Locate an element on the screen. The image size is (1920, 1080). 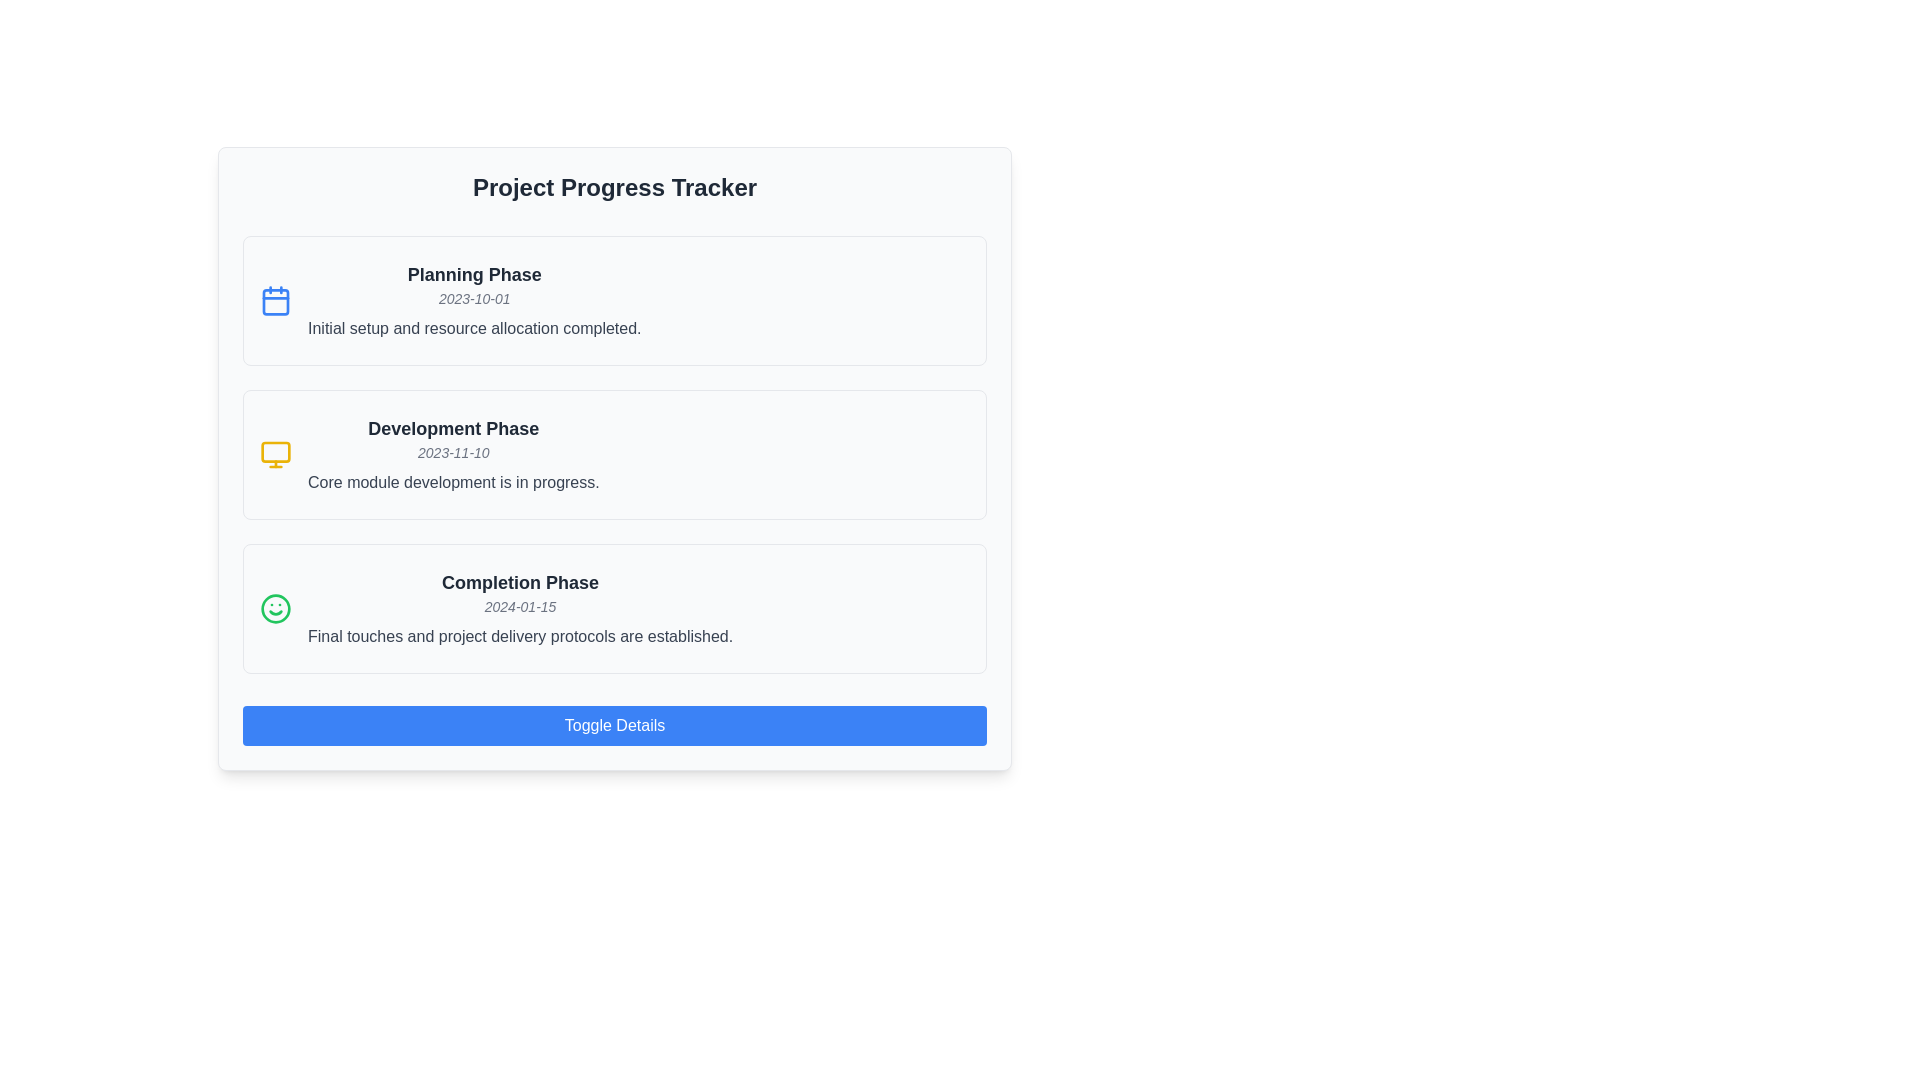
the static text element displaying '2023-10-01', which is styled in a small, gray, italicized font and positioned below the 'Planning Phase' heading is located at coordinates (473, 299).